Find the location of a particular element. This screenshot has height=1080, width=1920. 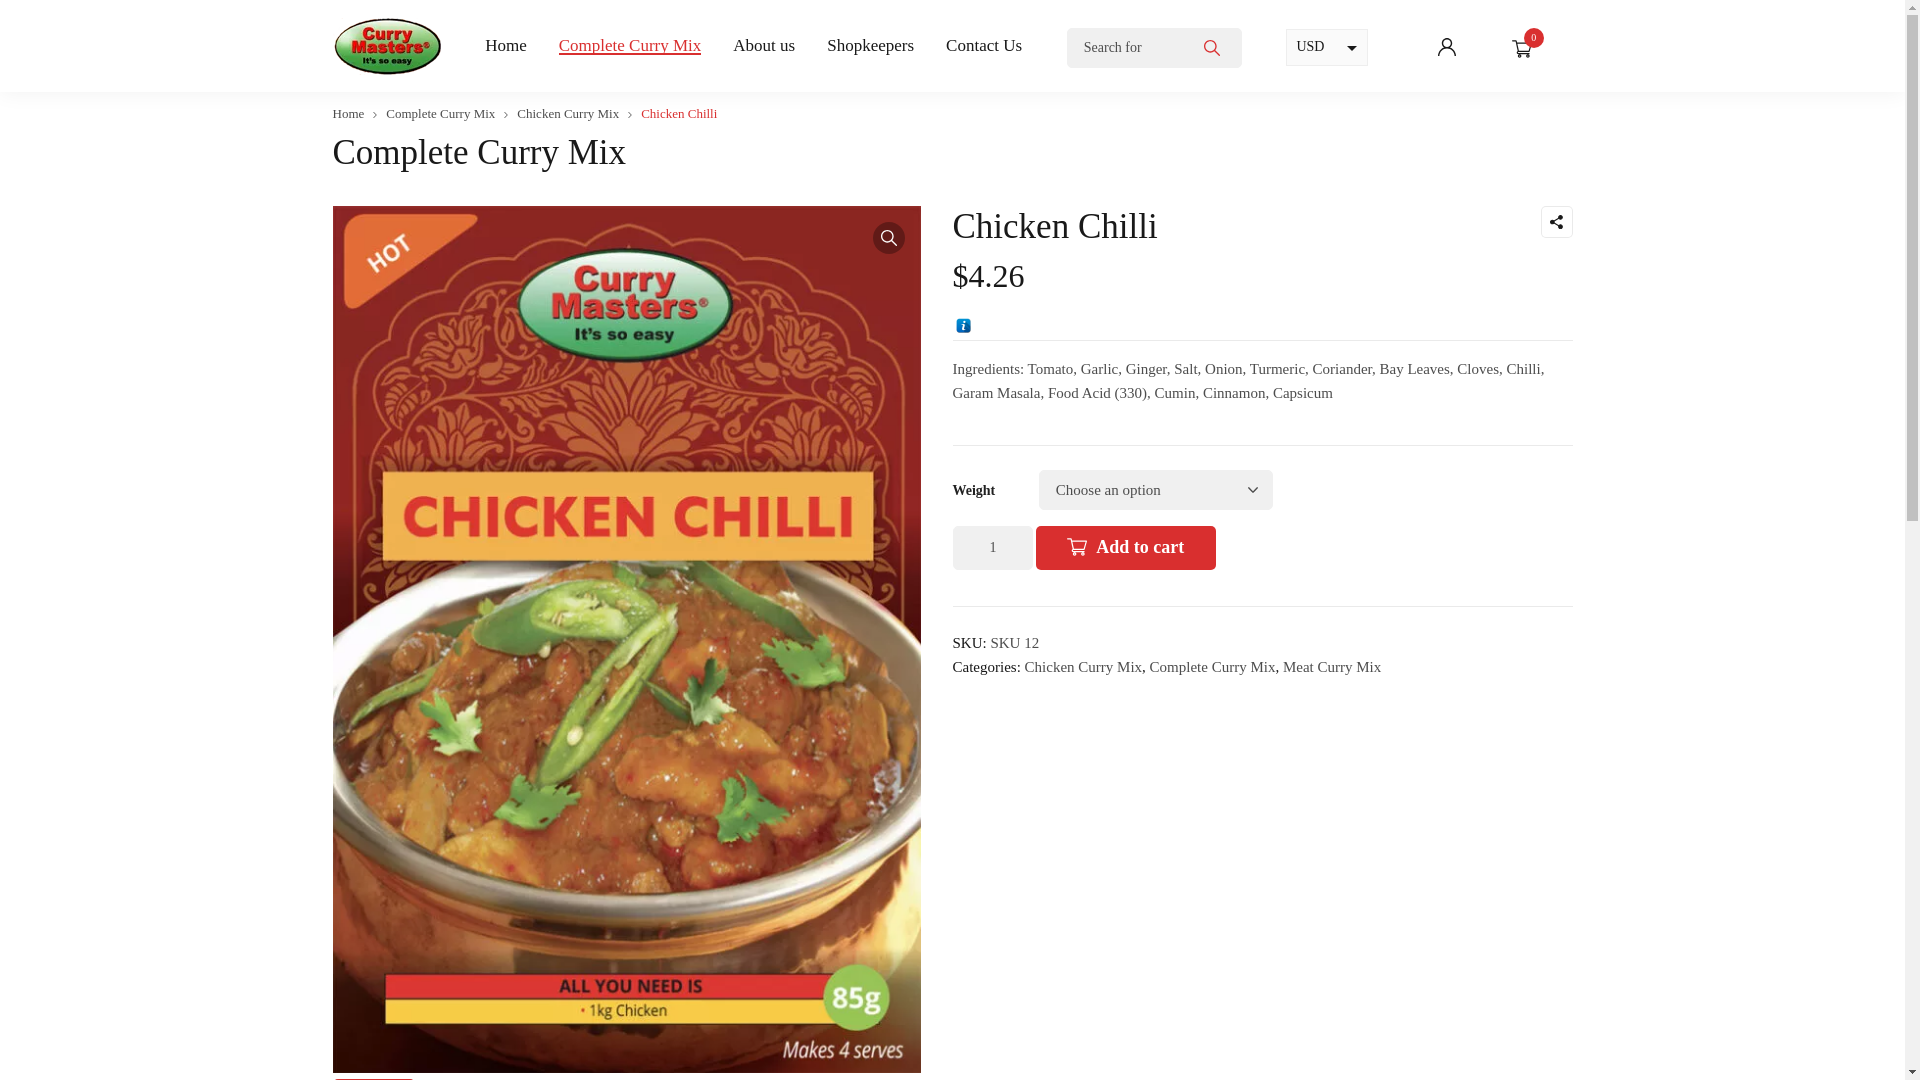

'Meat Curry Mix' is located at coordinates (1331, 667).